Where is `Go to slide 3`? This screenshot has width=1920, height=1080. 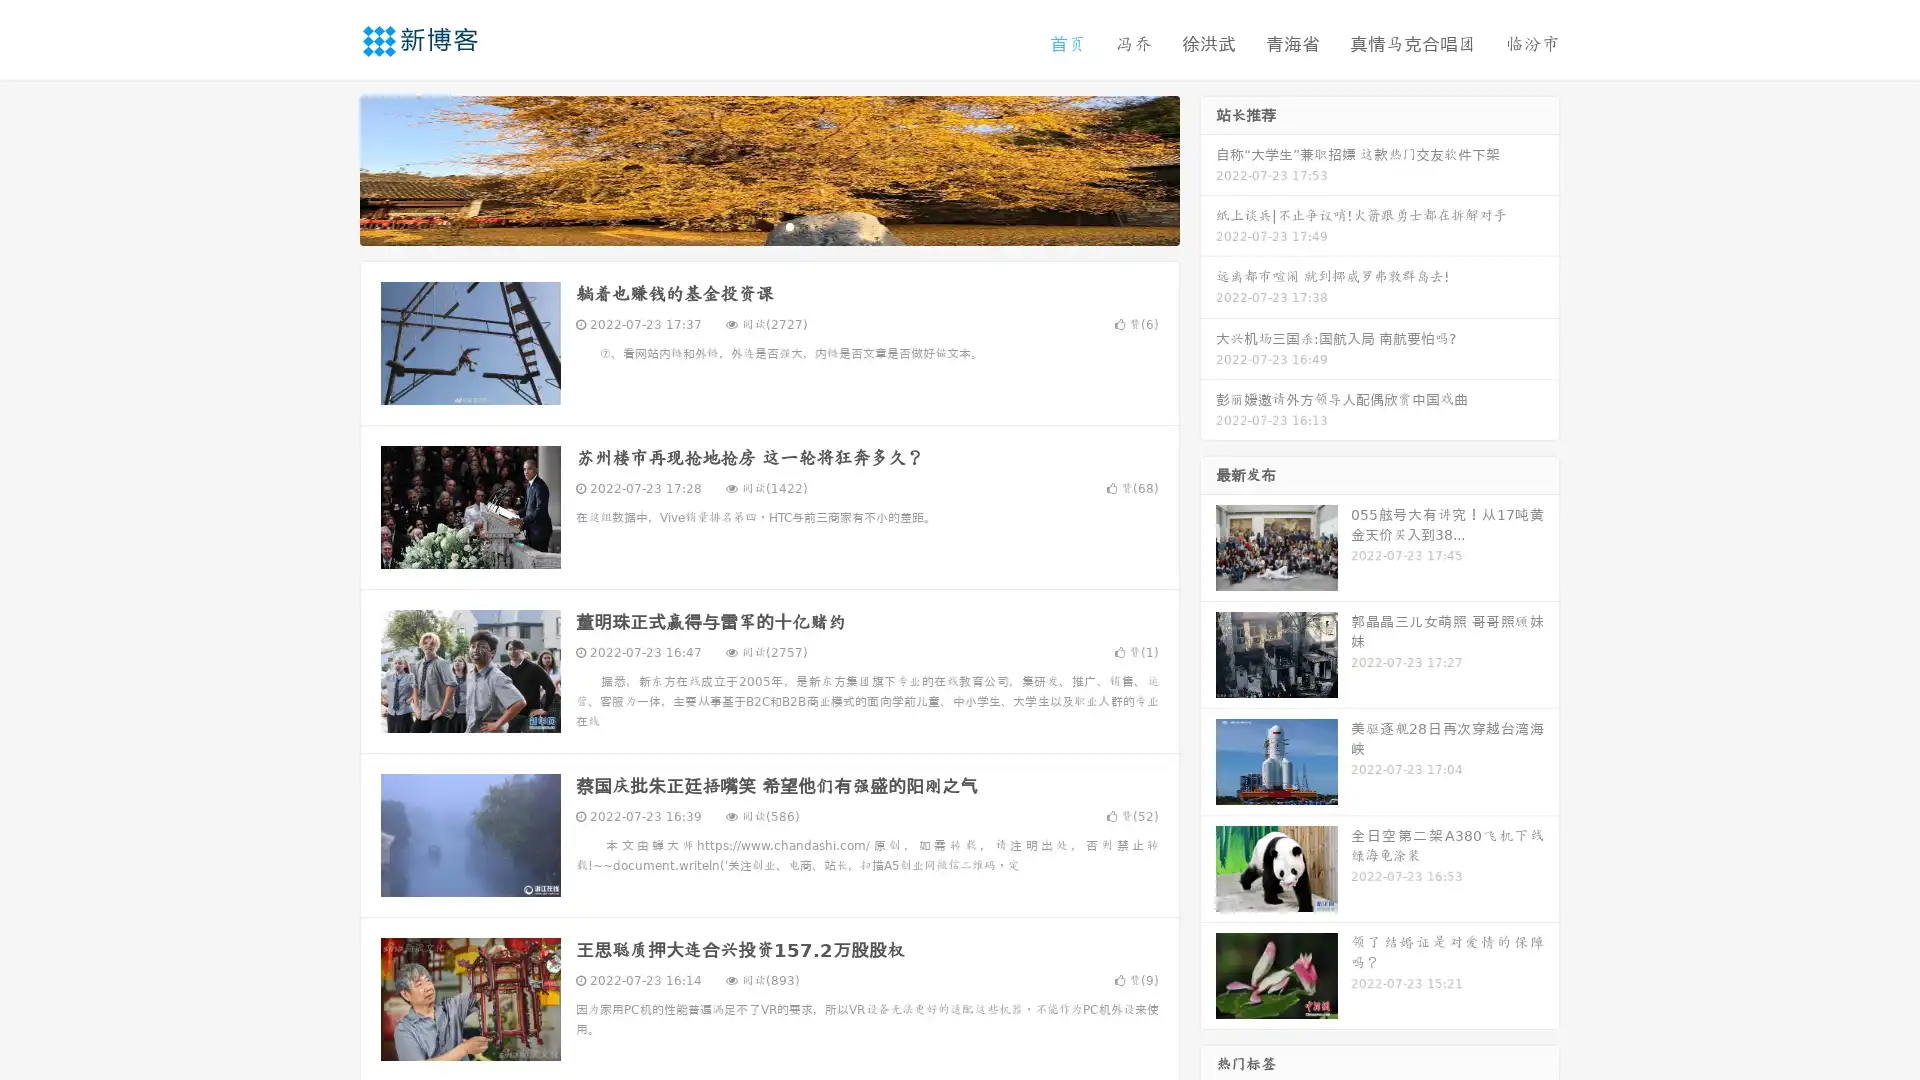 Go to slide 3 is located at coordinates (789, 225).